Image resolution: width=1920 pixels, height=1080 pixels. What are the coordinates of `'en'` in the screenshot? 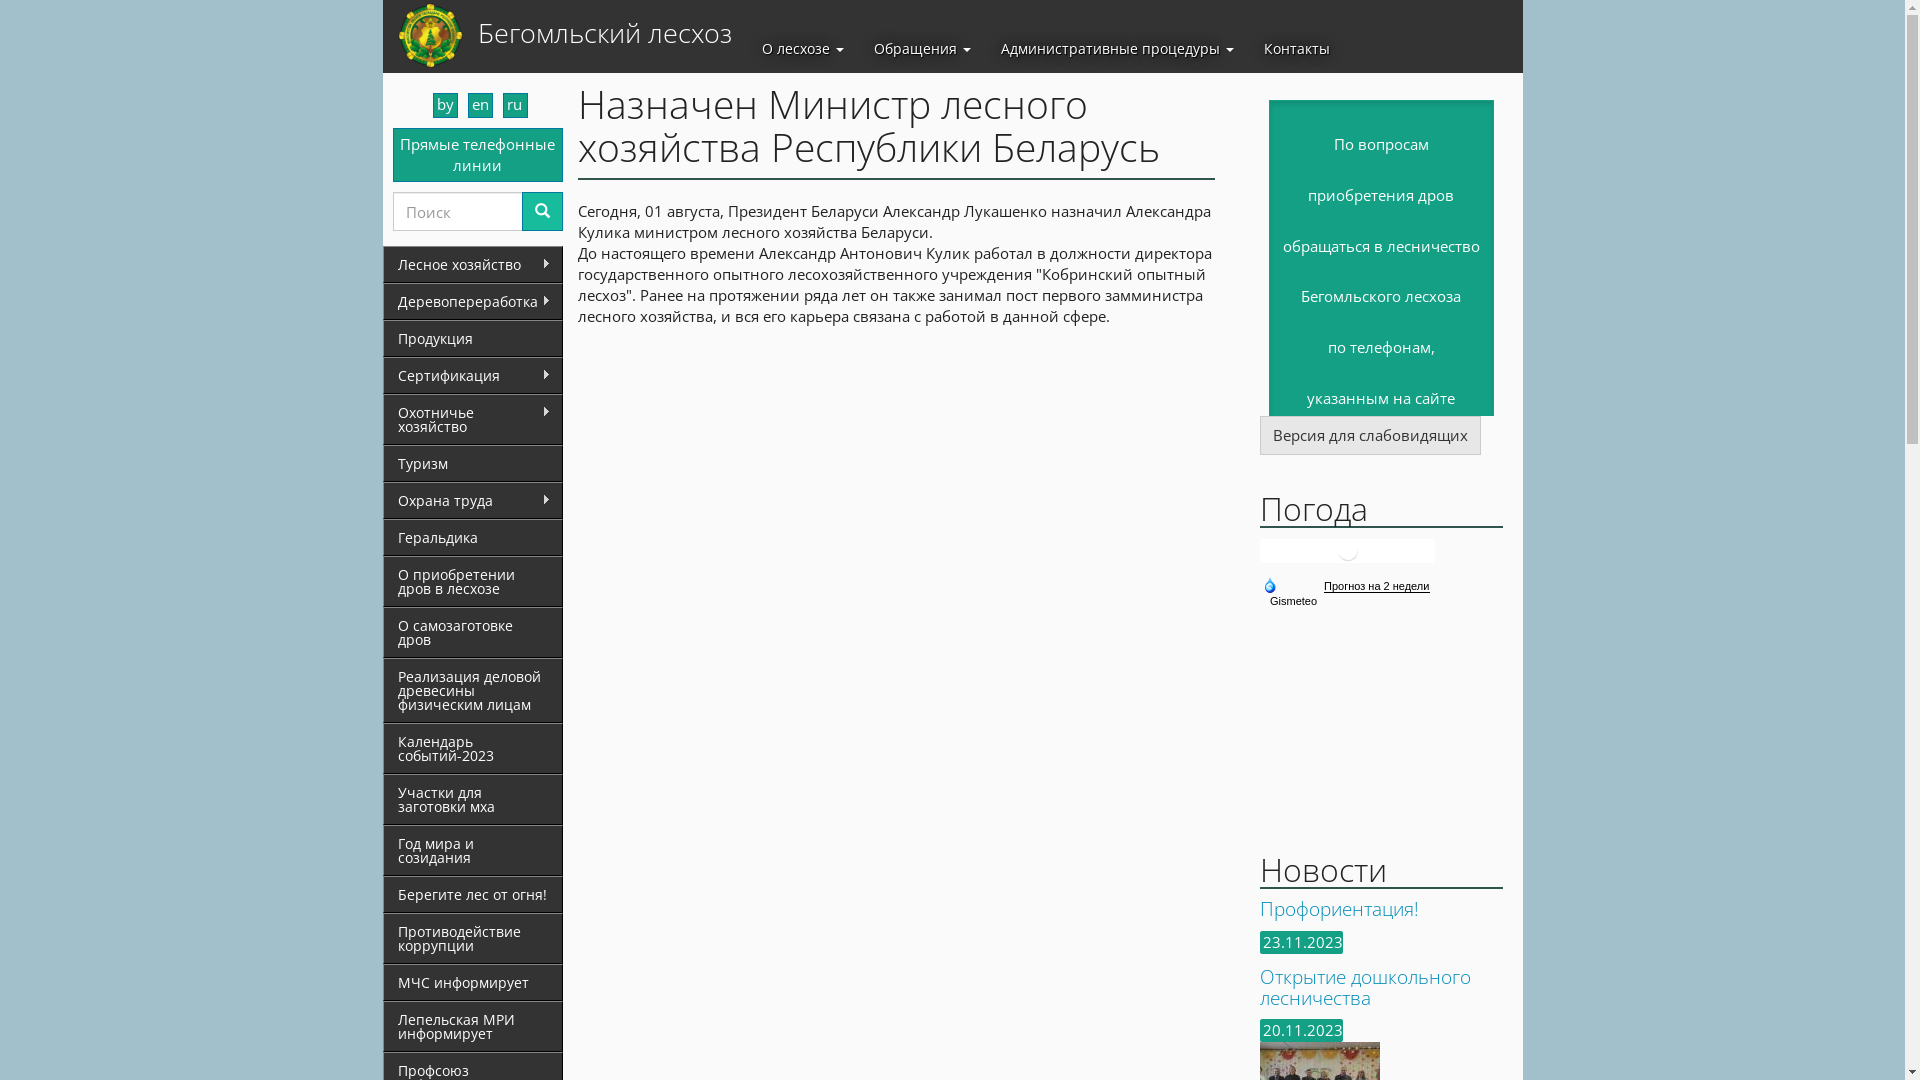 It's located at (480, 104).